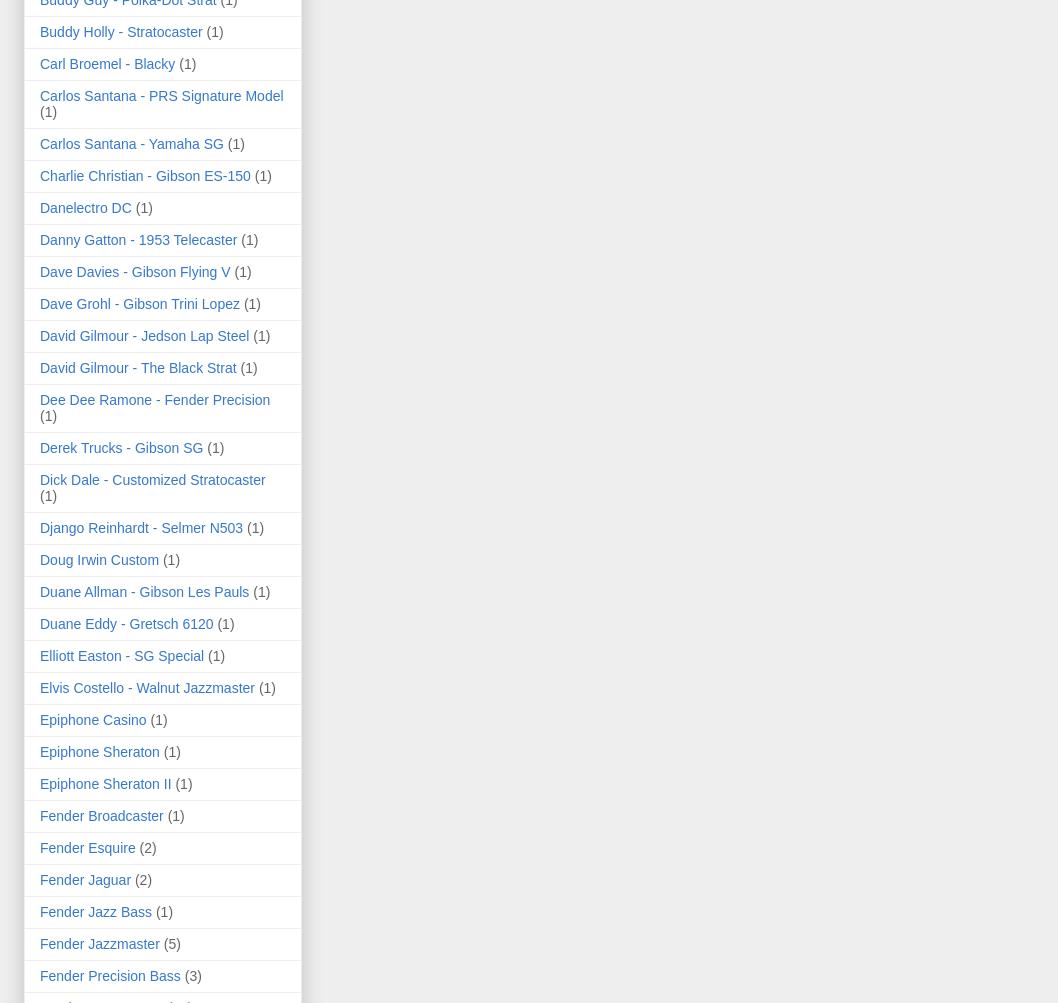 The height and width of the screenshot is (1003, 1058). I want to click on 'Carlos Santana - Yamaha SG', so click(130, 142).